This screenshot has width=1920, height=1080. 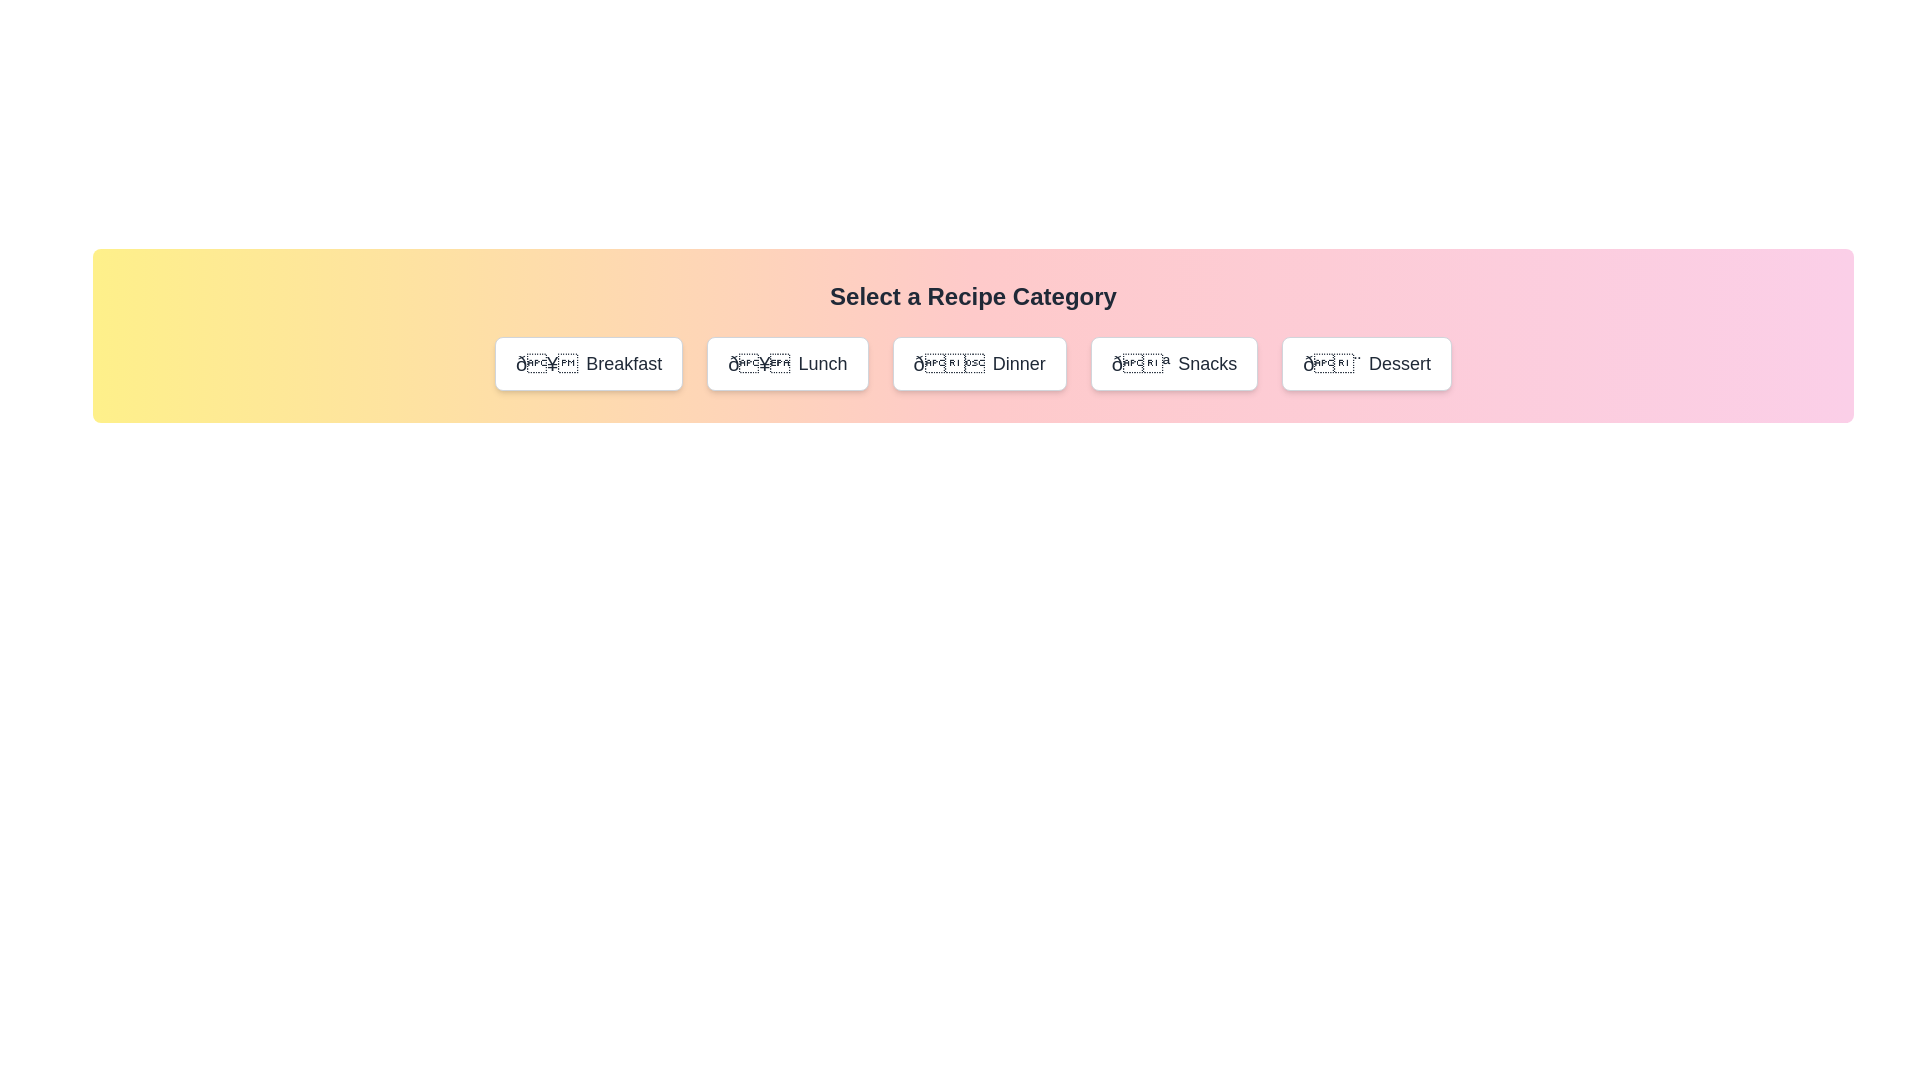 What do you see at coordinates (786, 363) in the screenshot?
I see `the category Lunch and read the displayed name` at bounding box center [786, 363].